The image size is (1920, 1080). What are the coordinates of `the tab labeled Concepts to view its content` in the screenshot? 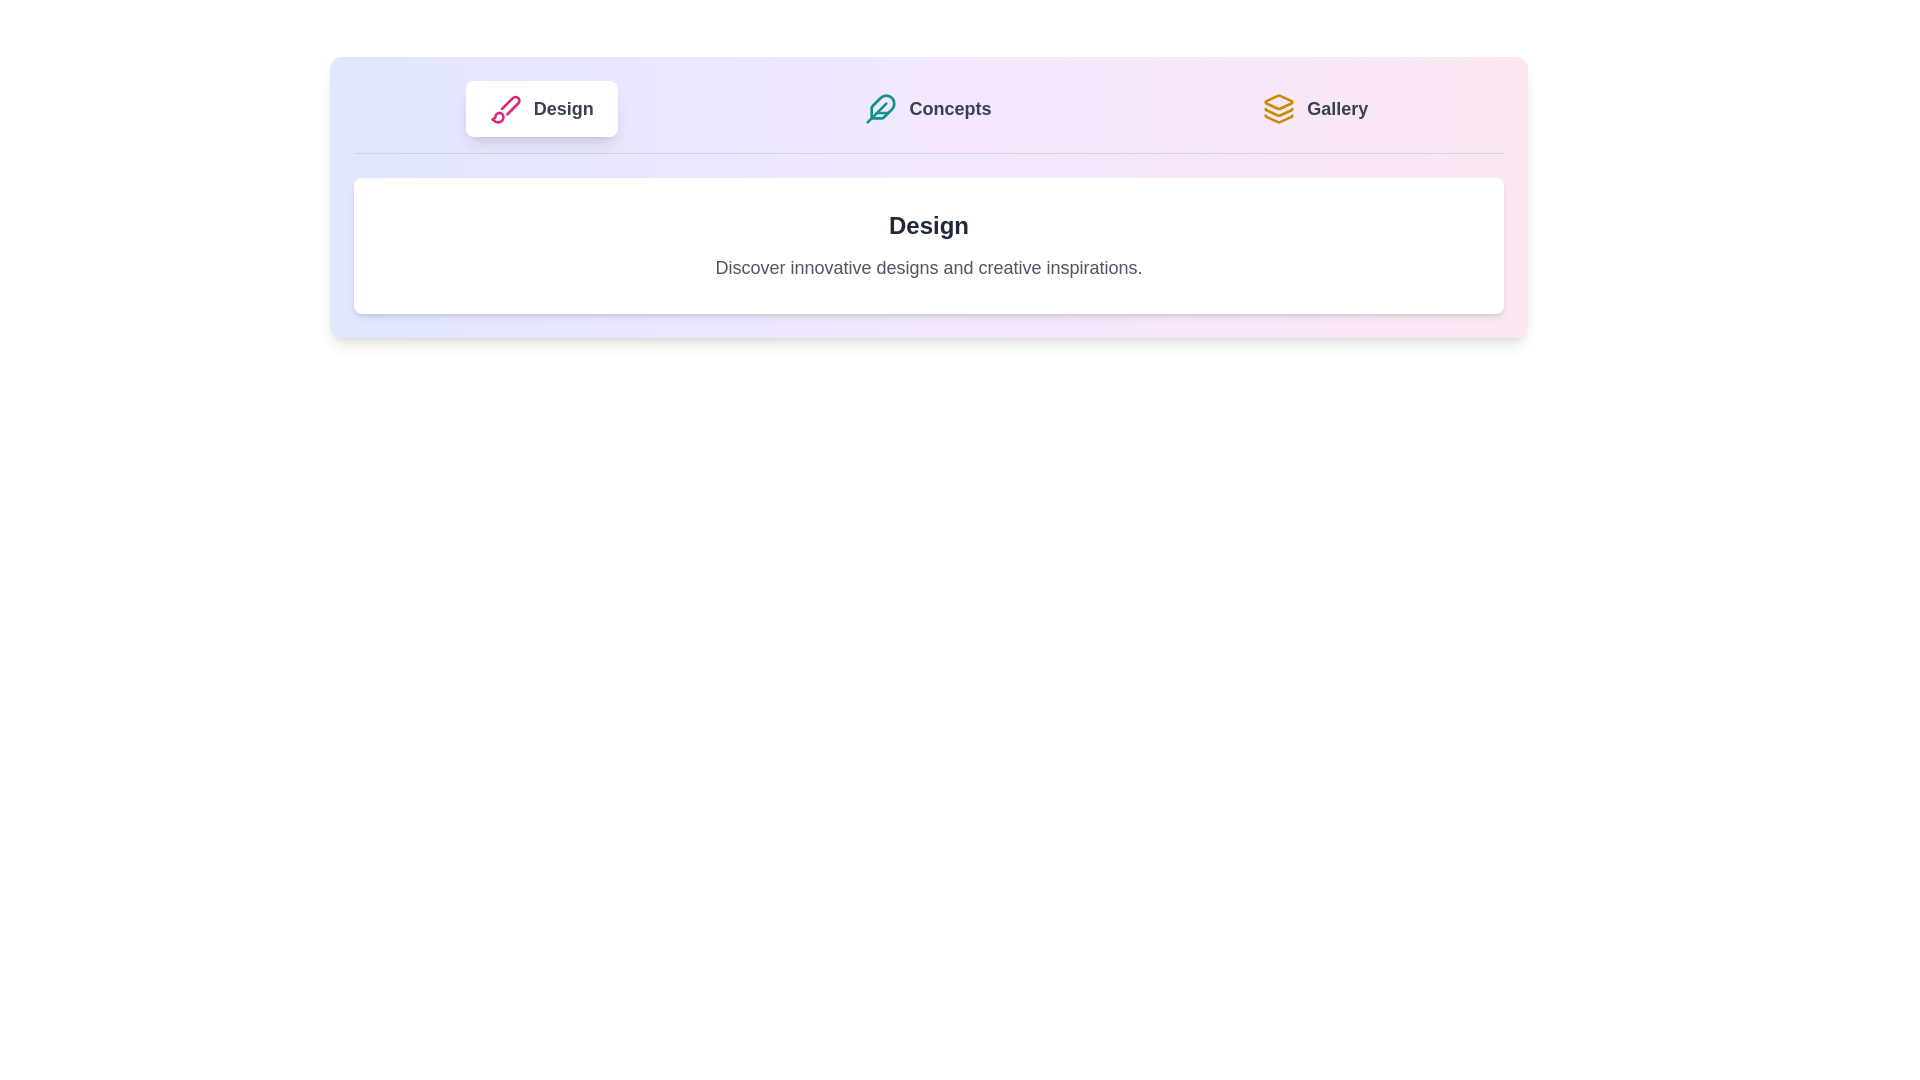 It's located at (927, 108).